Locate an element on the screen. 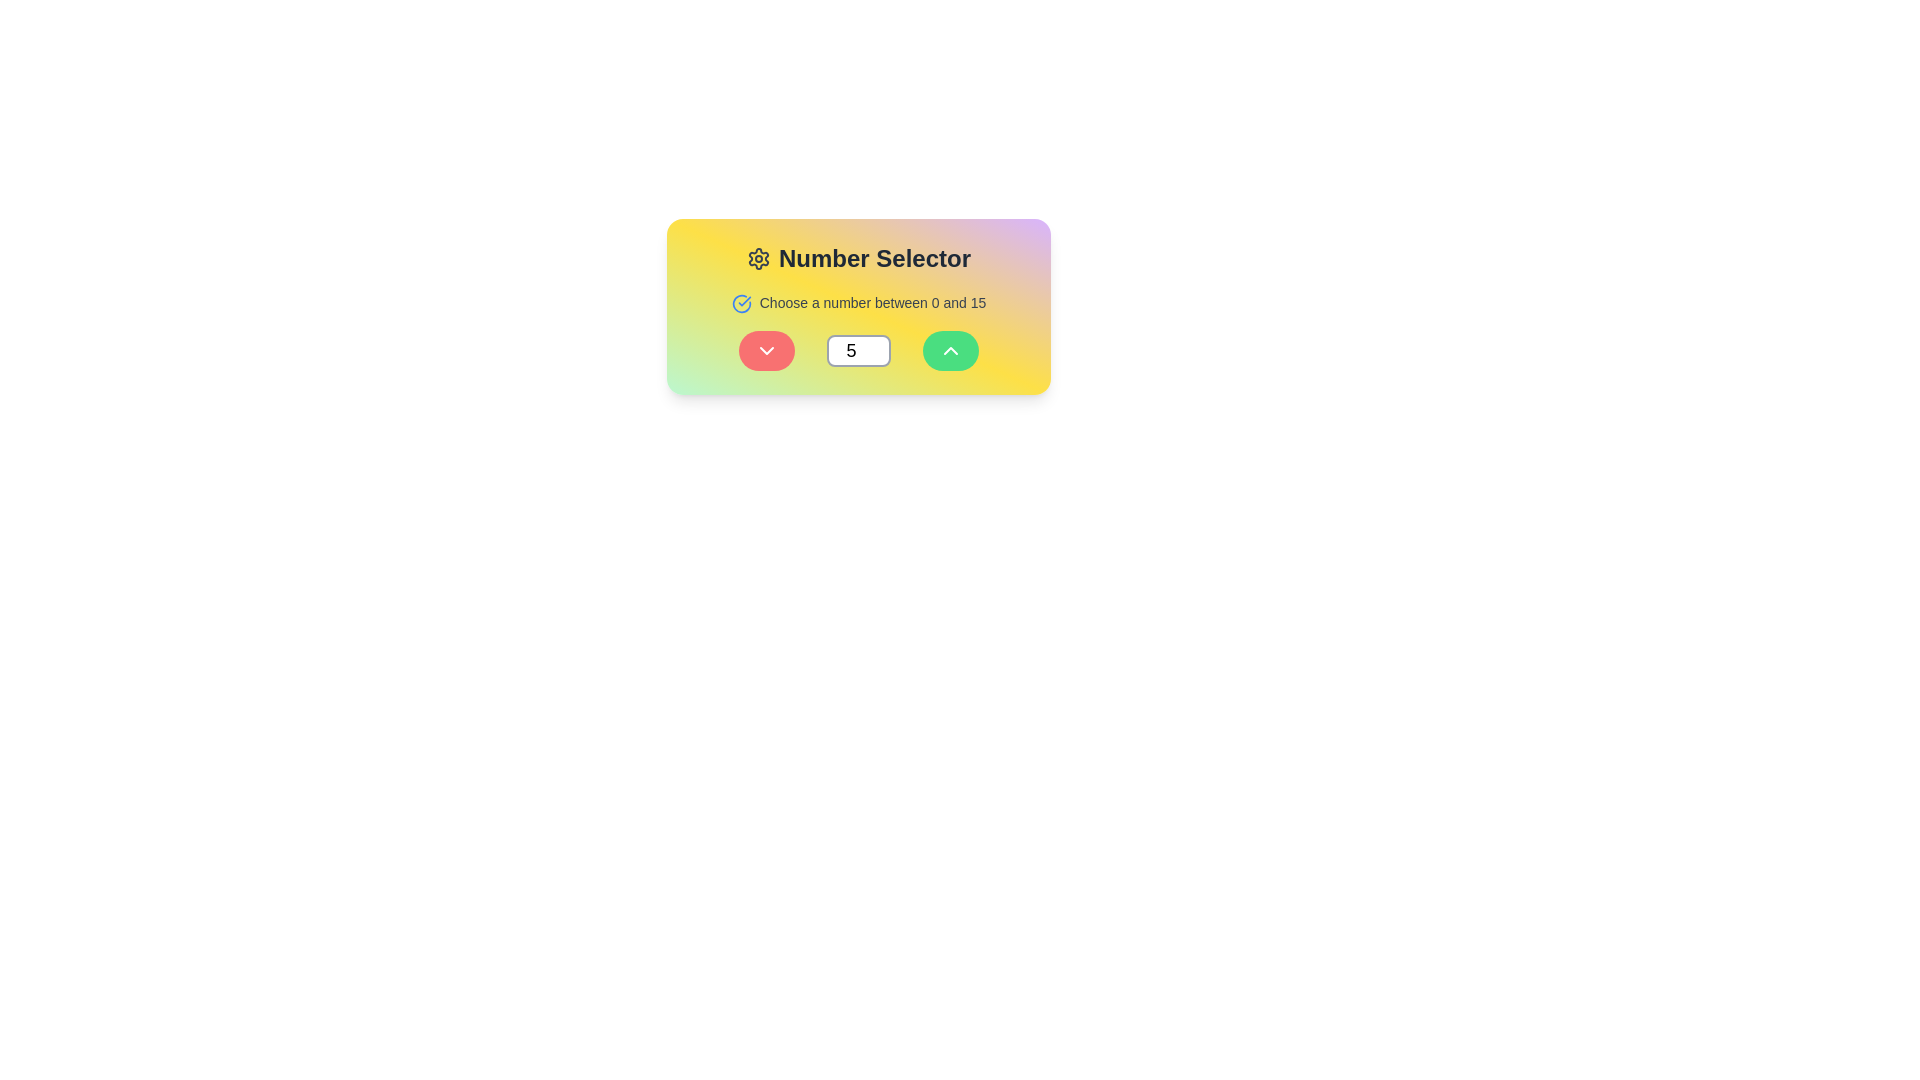  the 'Number Selector' text label with a gear icon, which is centrally aligned at the top of a colorful card component is located at coordinates (859, 257).